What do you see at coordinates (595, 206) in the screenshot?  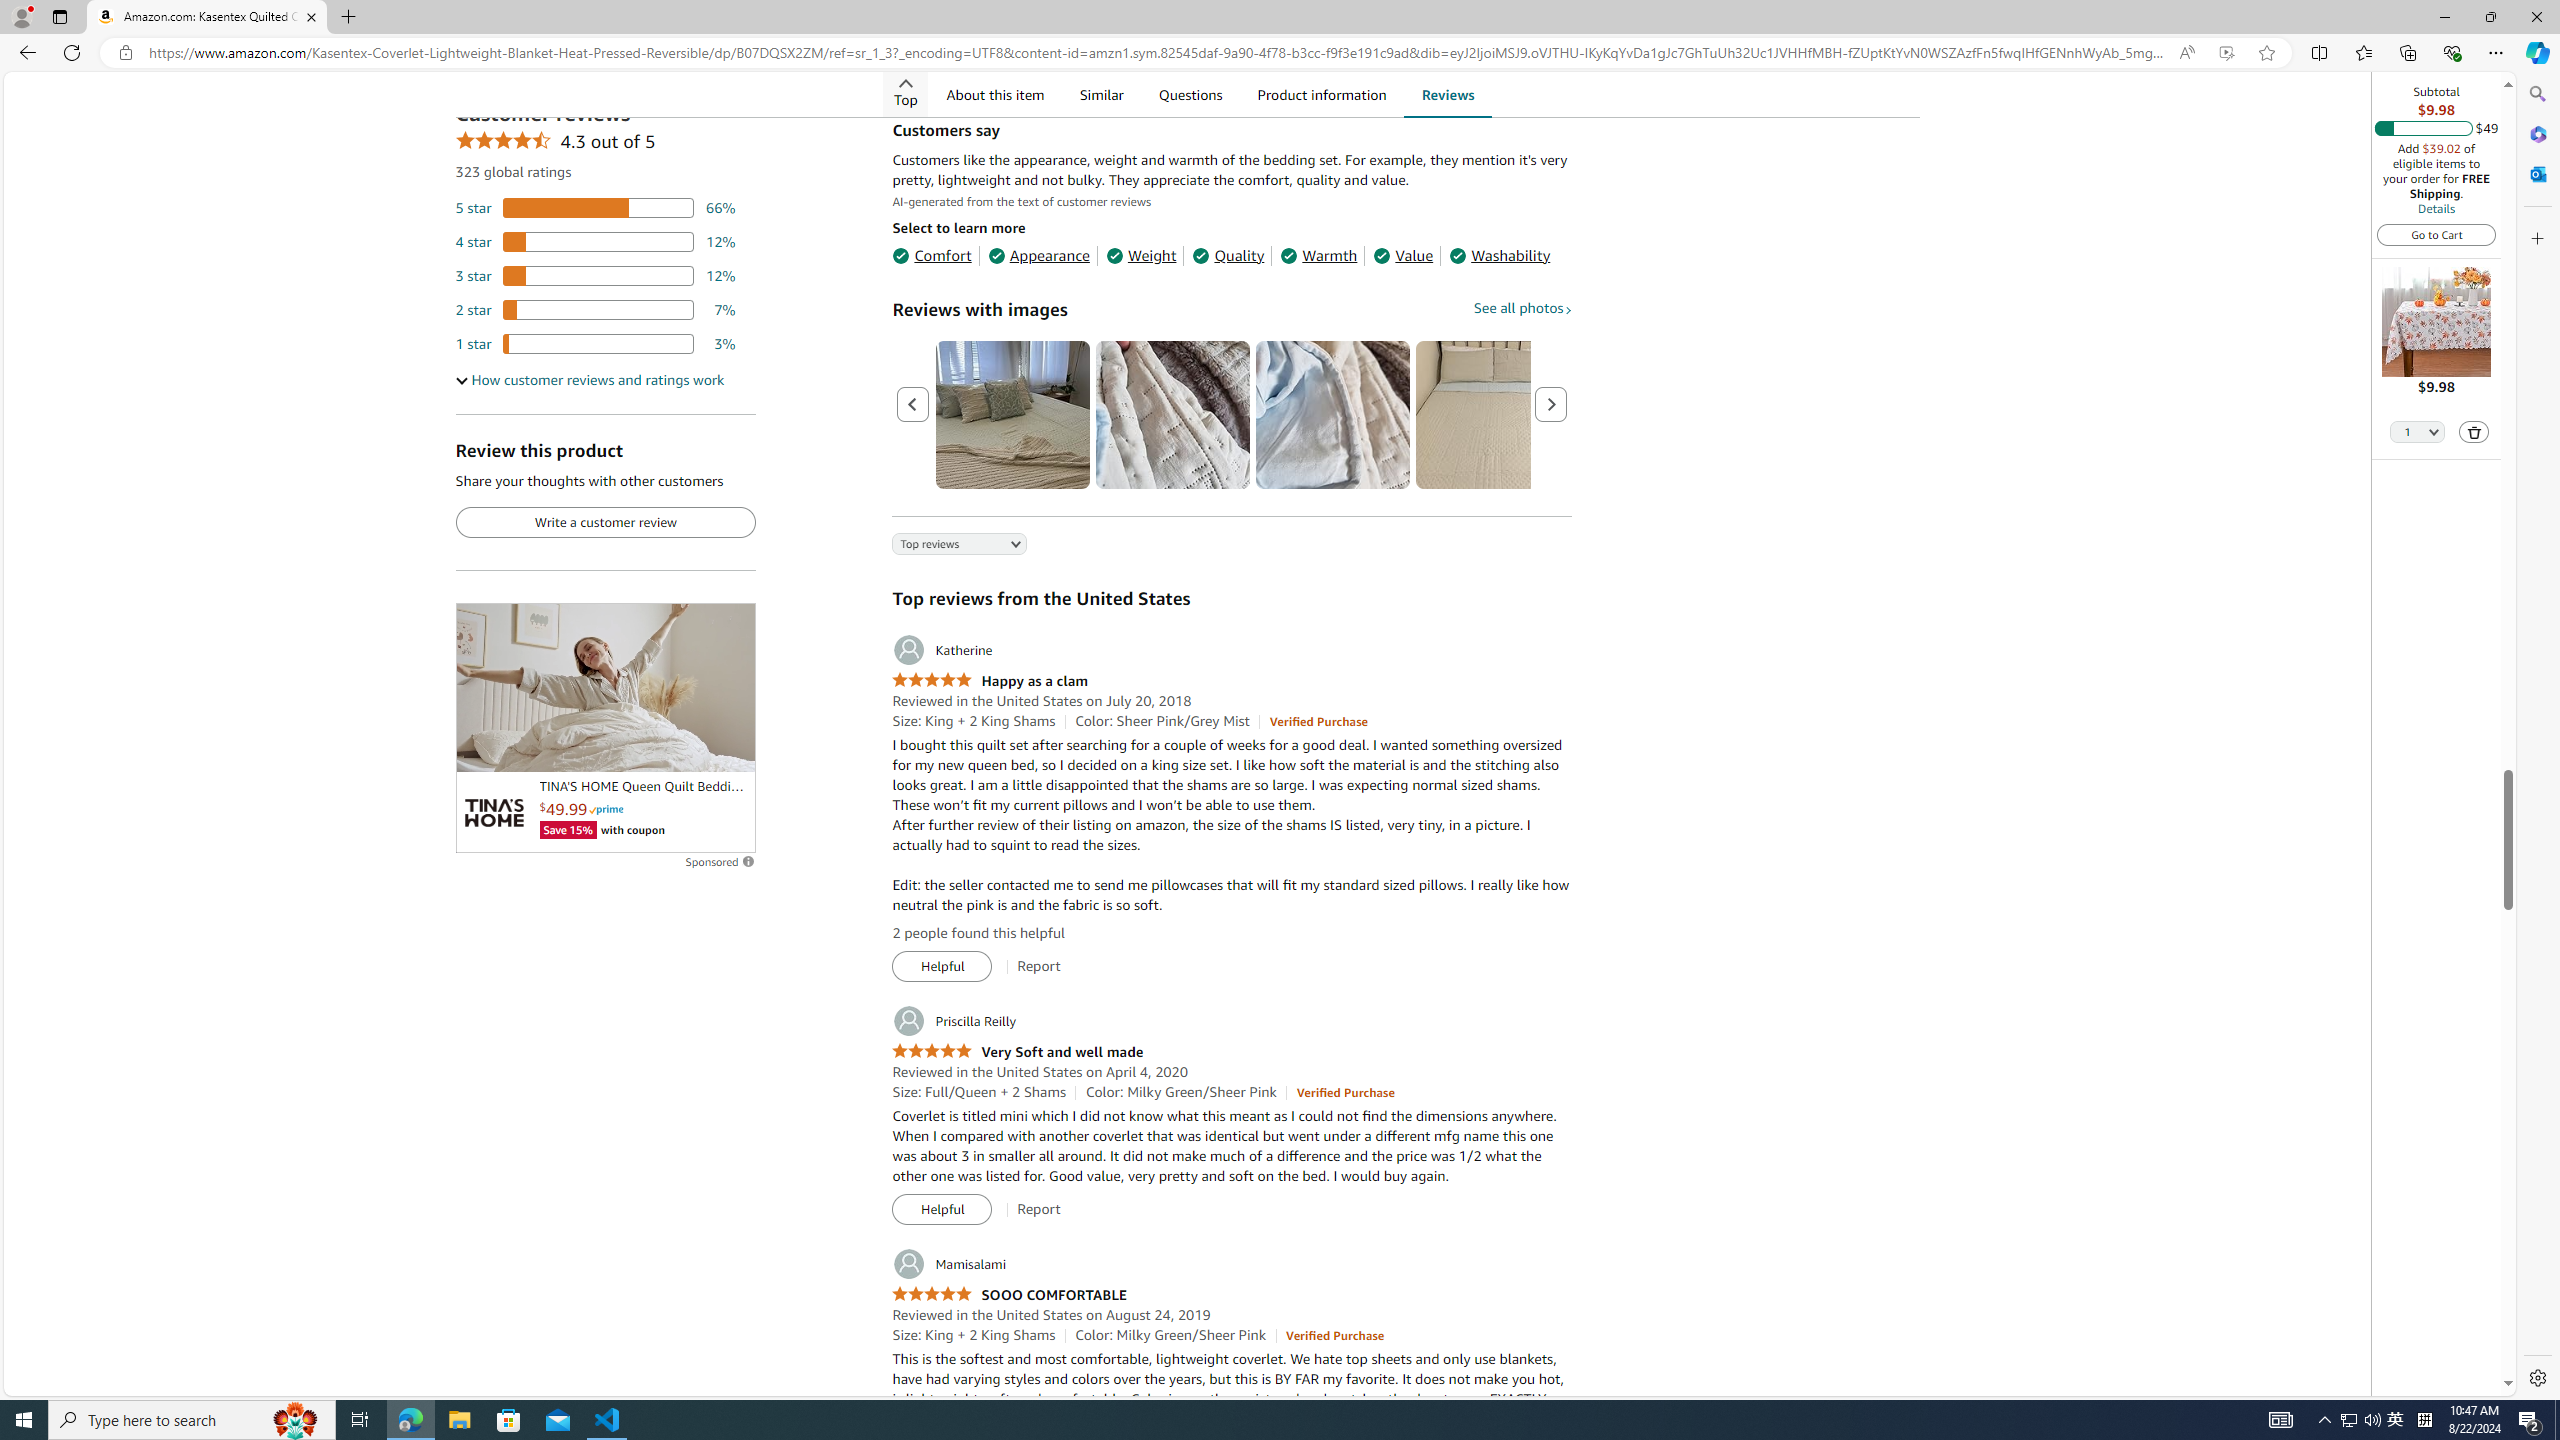 I see `'66 percent of reviews have 5 stars'` at bounding box center [595, 206].